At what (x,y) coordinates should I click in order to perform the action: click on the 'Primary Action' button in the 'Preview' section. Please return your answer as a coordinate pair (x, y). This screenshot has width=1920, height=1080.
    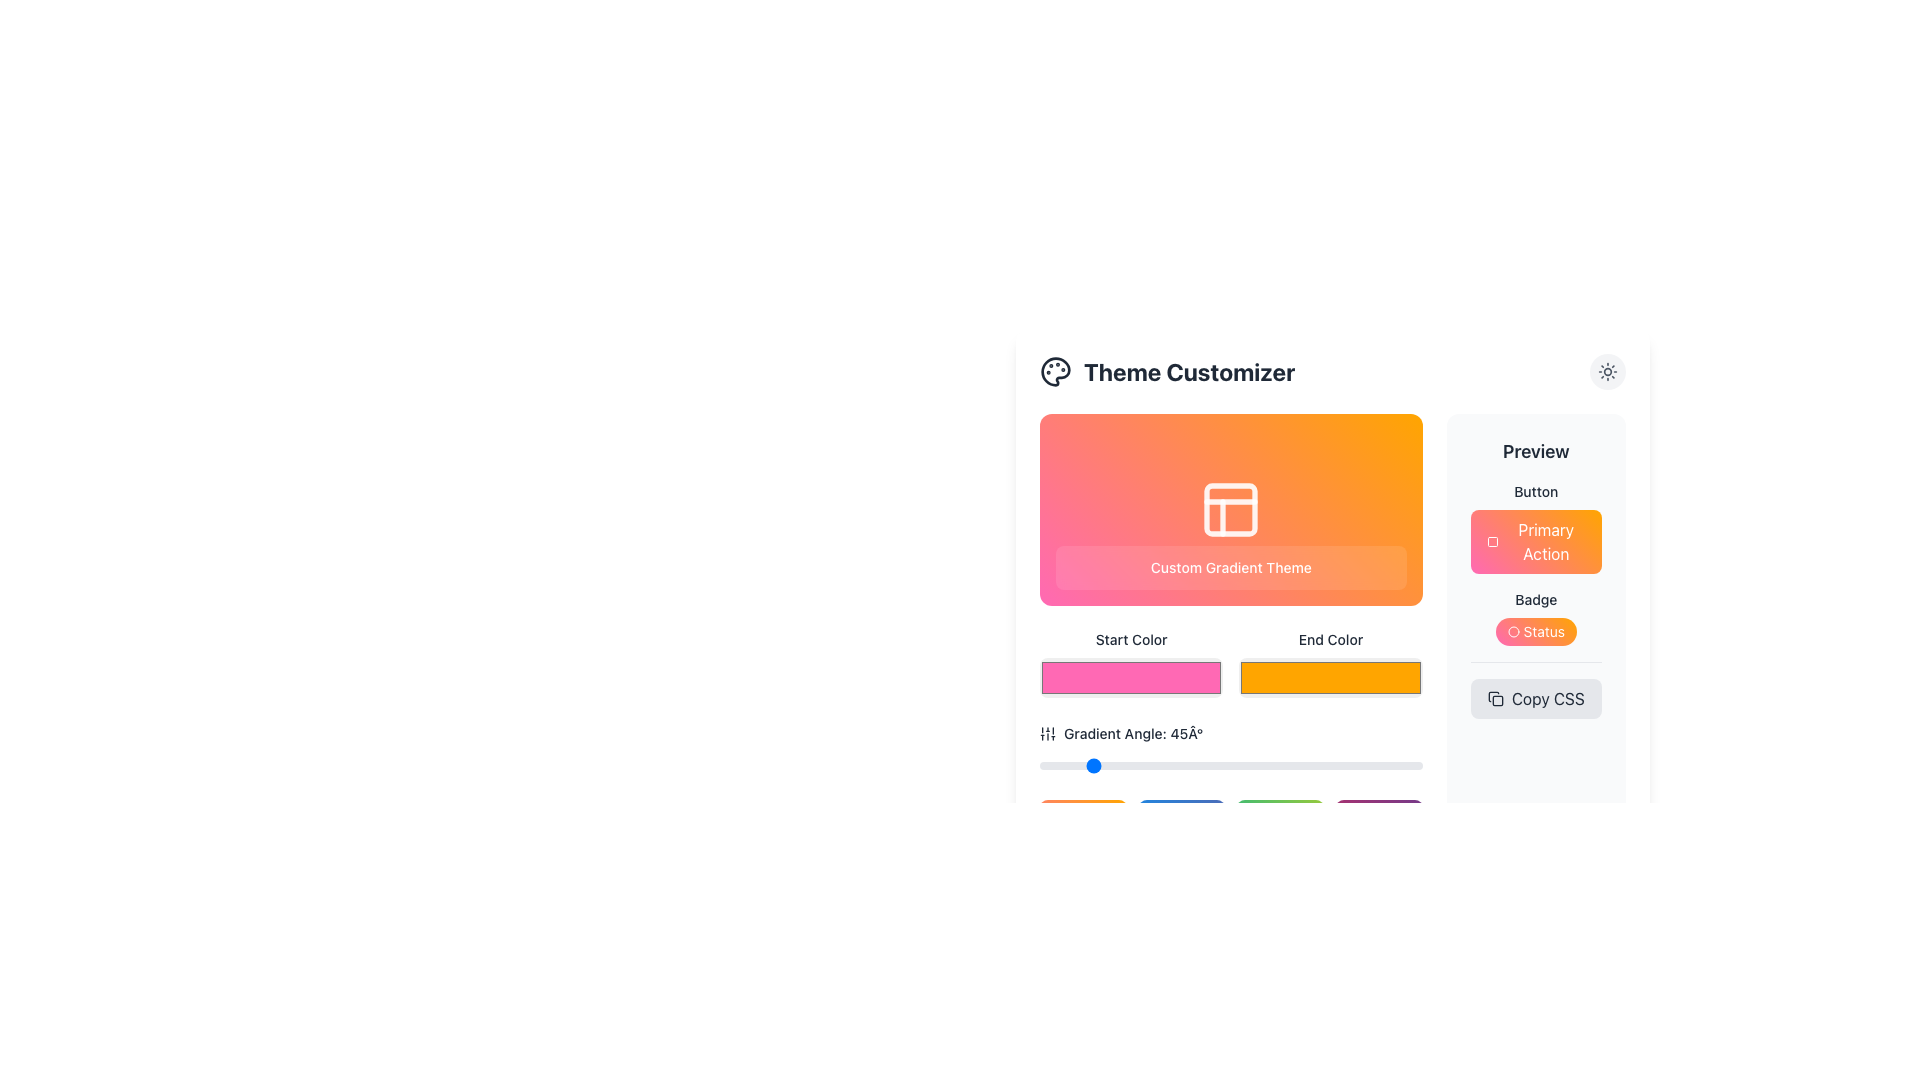
    Looking at the image, I should click on (1535, 527).